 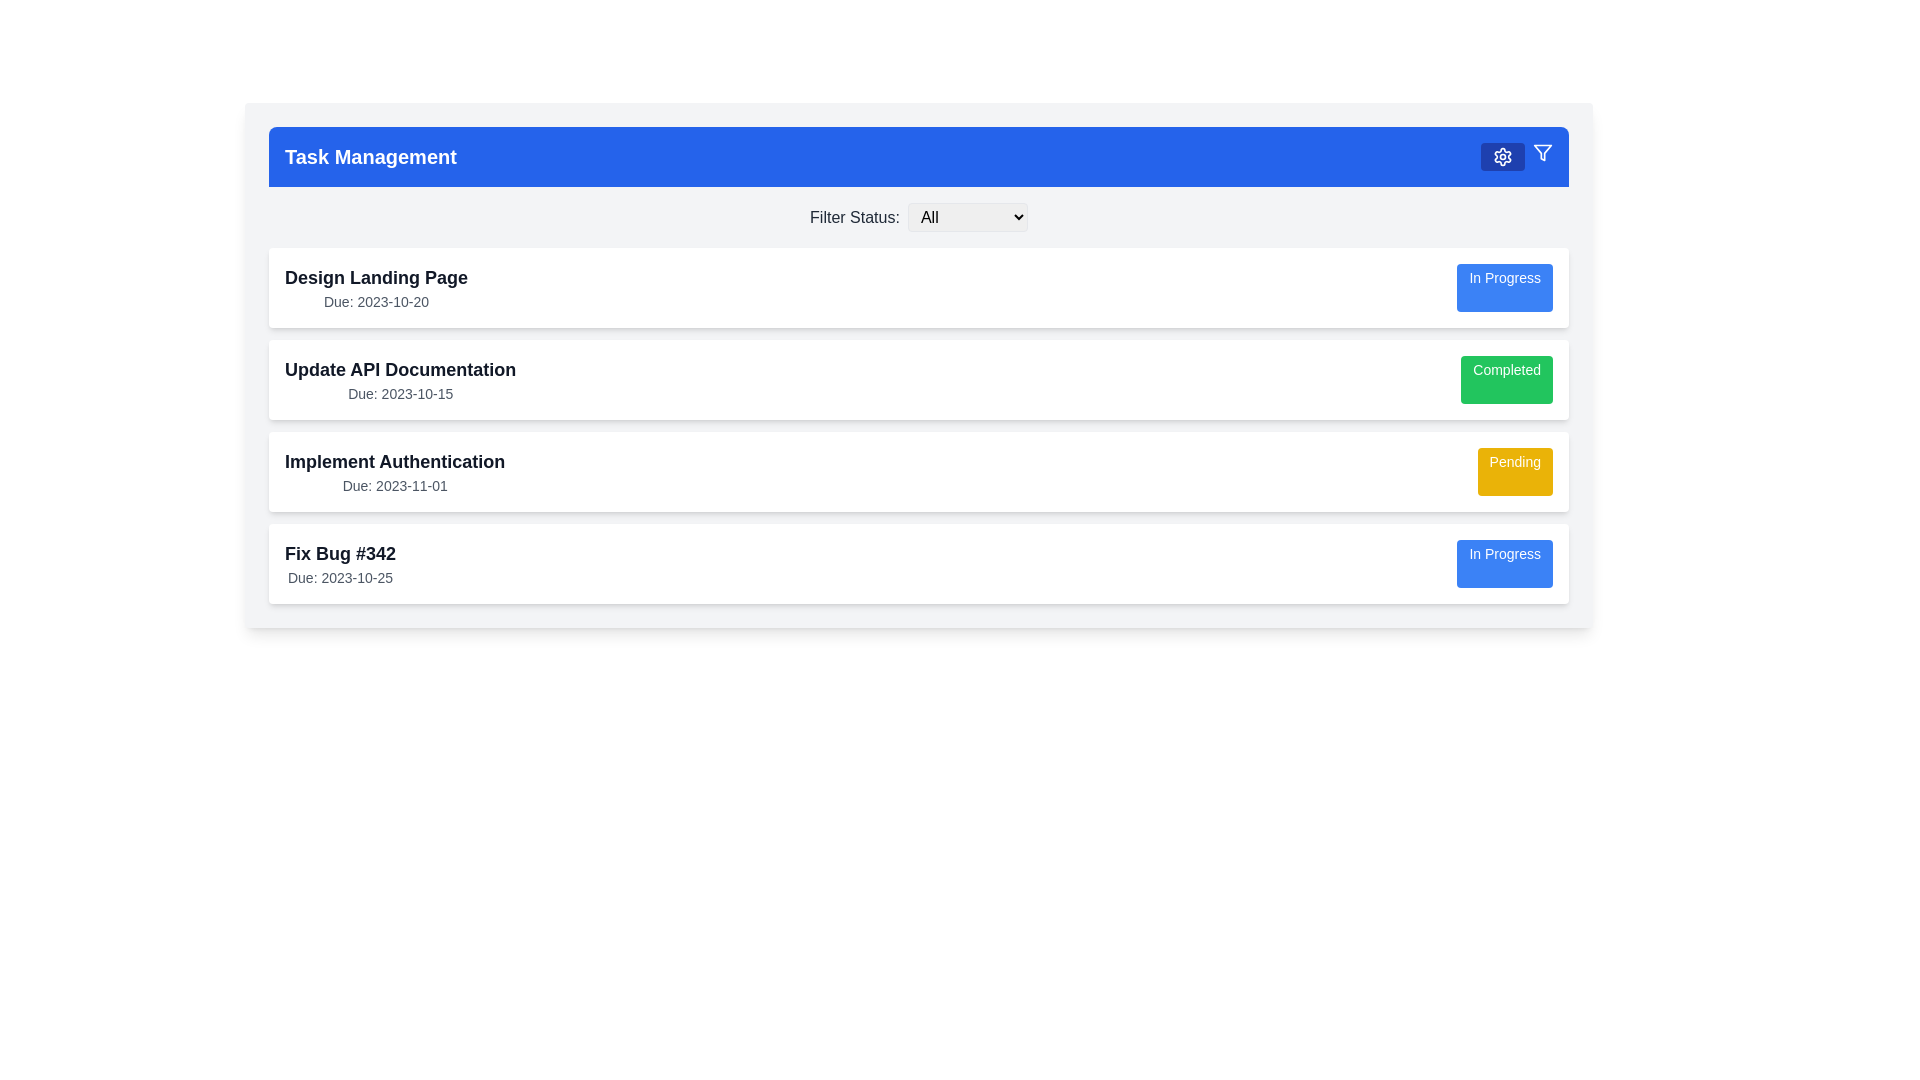 What do you see at coordinates (400, 393) in the screenshot?
I see `due date displayed on the text label that shows 'Due: 2023-10-15', which is located beneath the title 'Update API Documentation' in the second task card` at bounding box center [400, 393].